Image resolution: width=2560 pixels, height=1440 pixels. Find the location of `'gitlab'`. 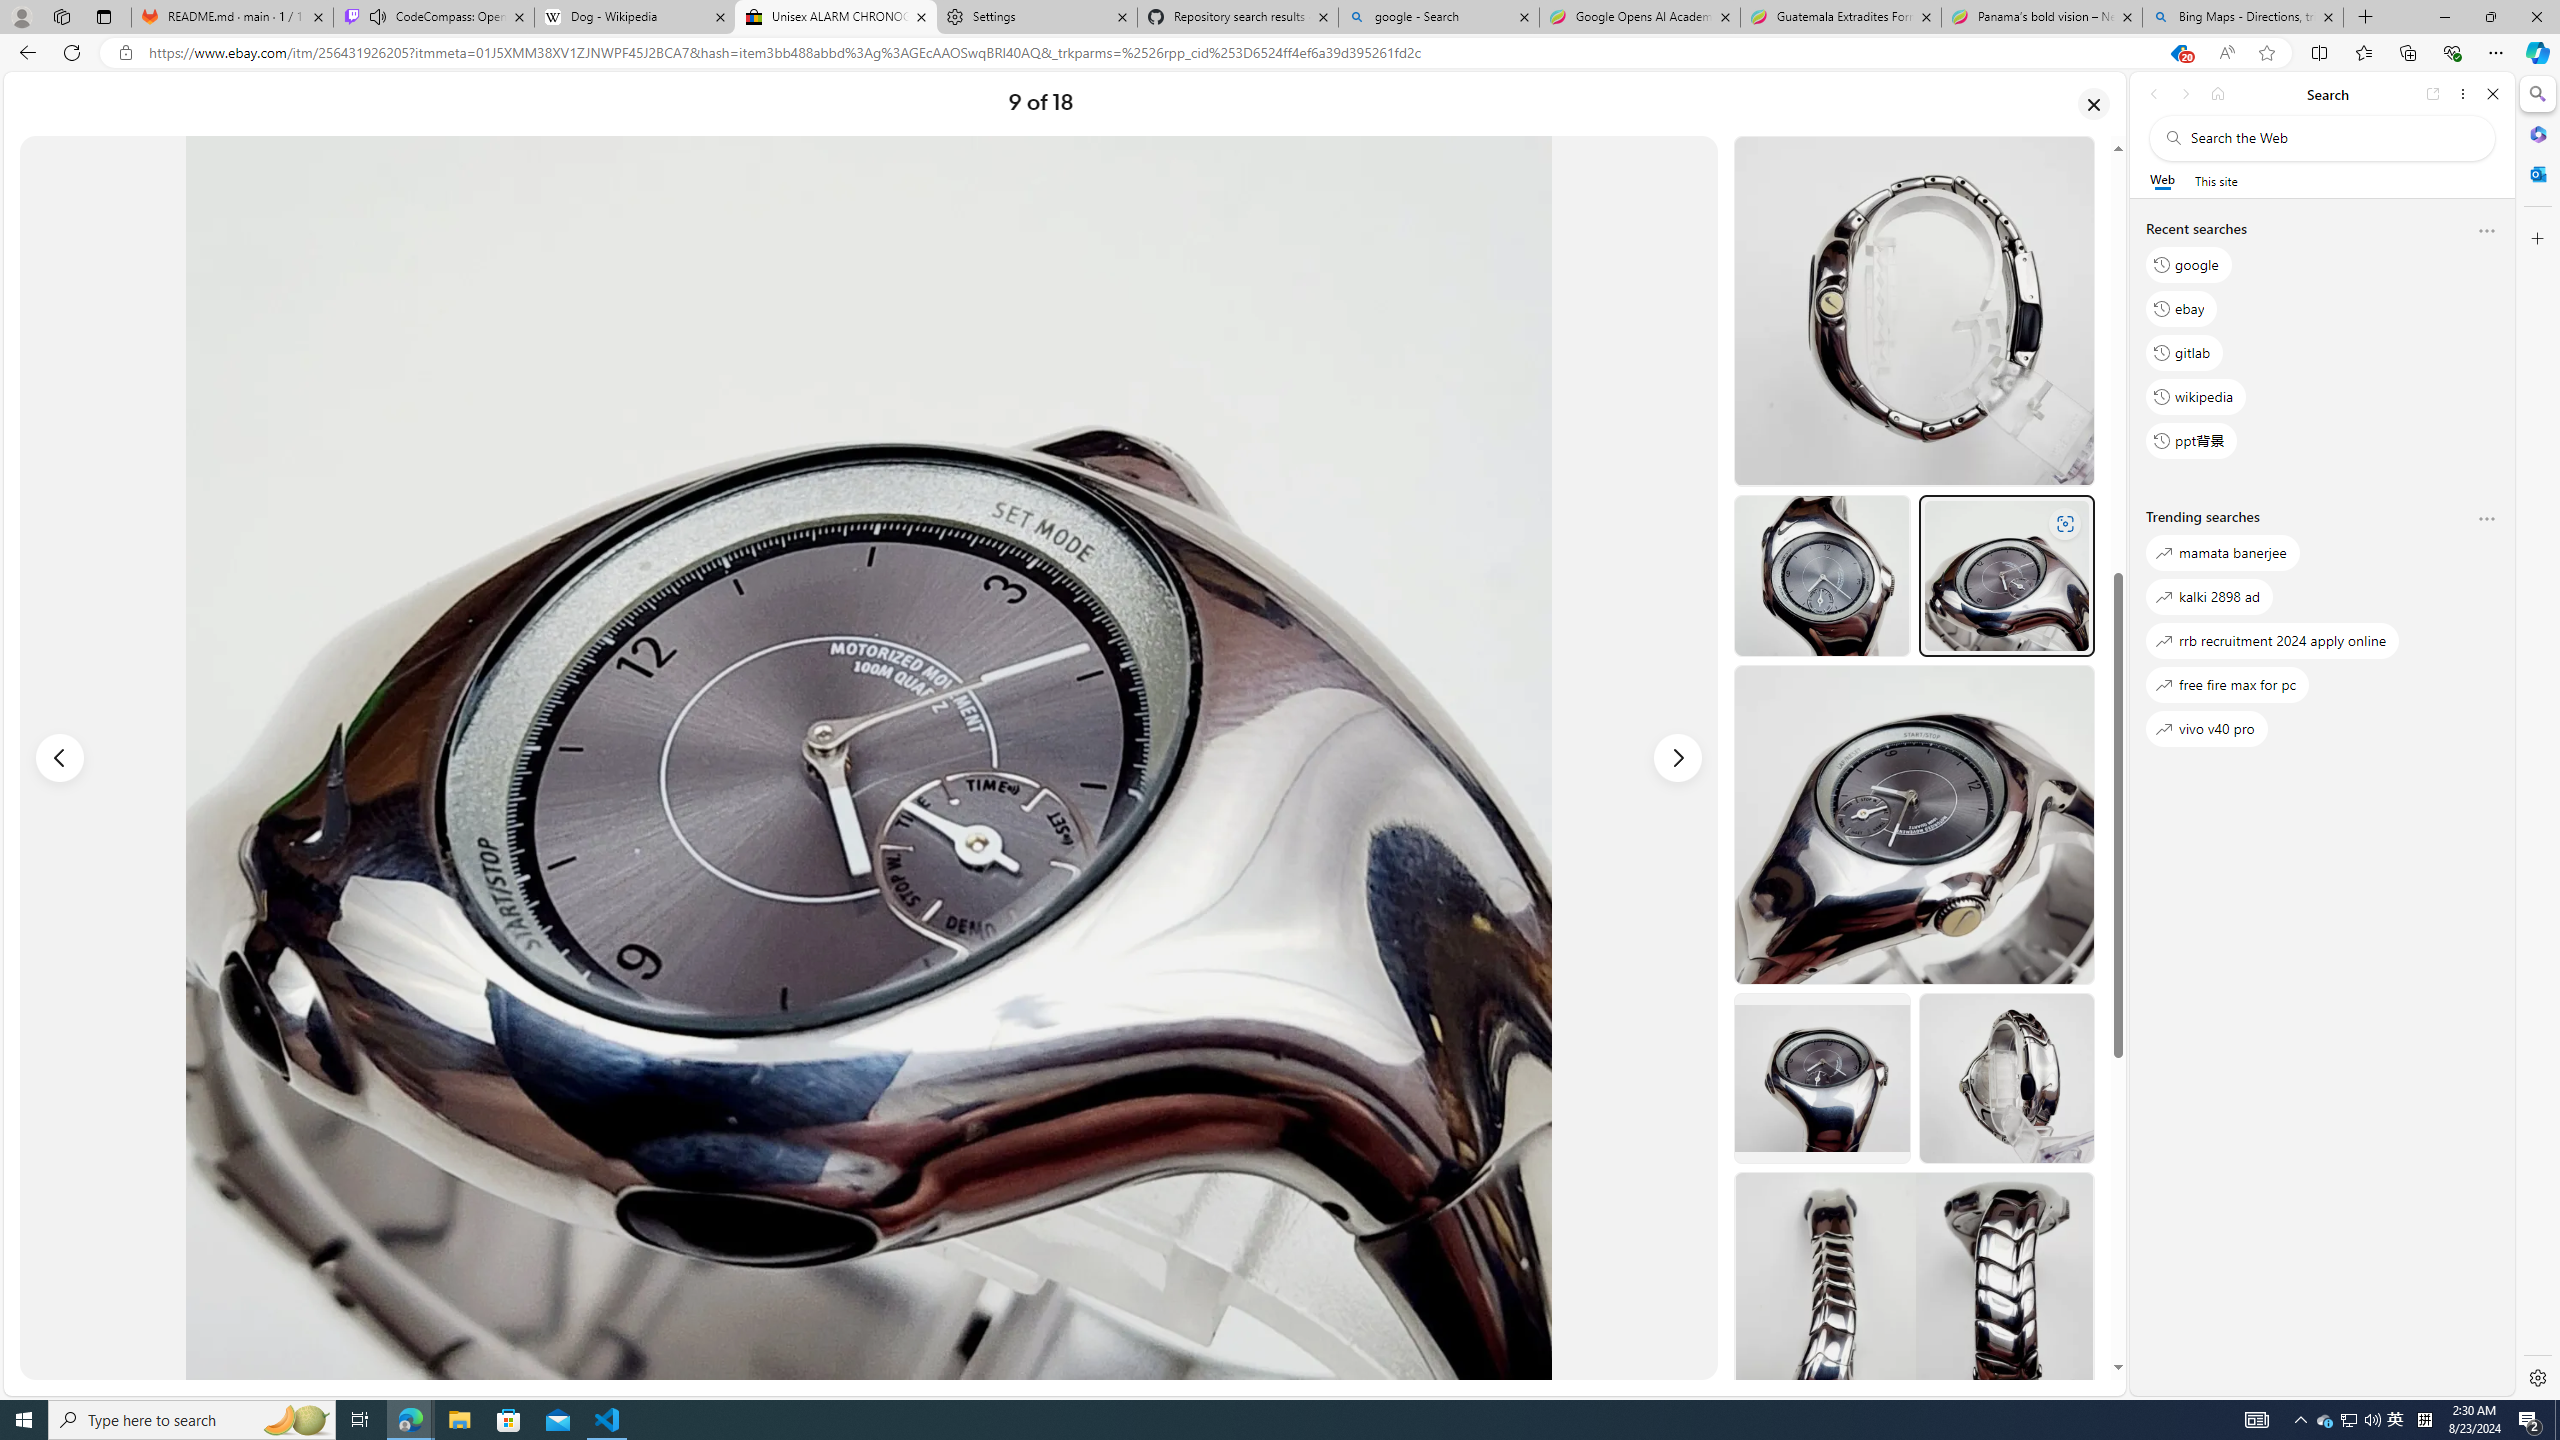

'gitlab' is located at coordinates (2184, 352).